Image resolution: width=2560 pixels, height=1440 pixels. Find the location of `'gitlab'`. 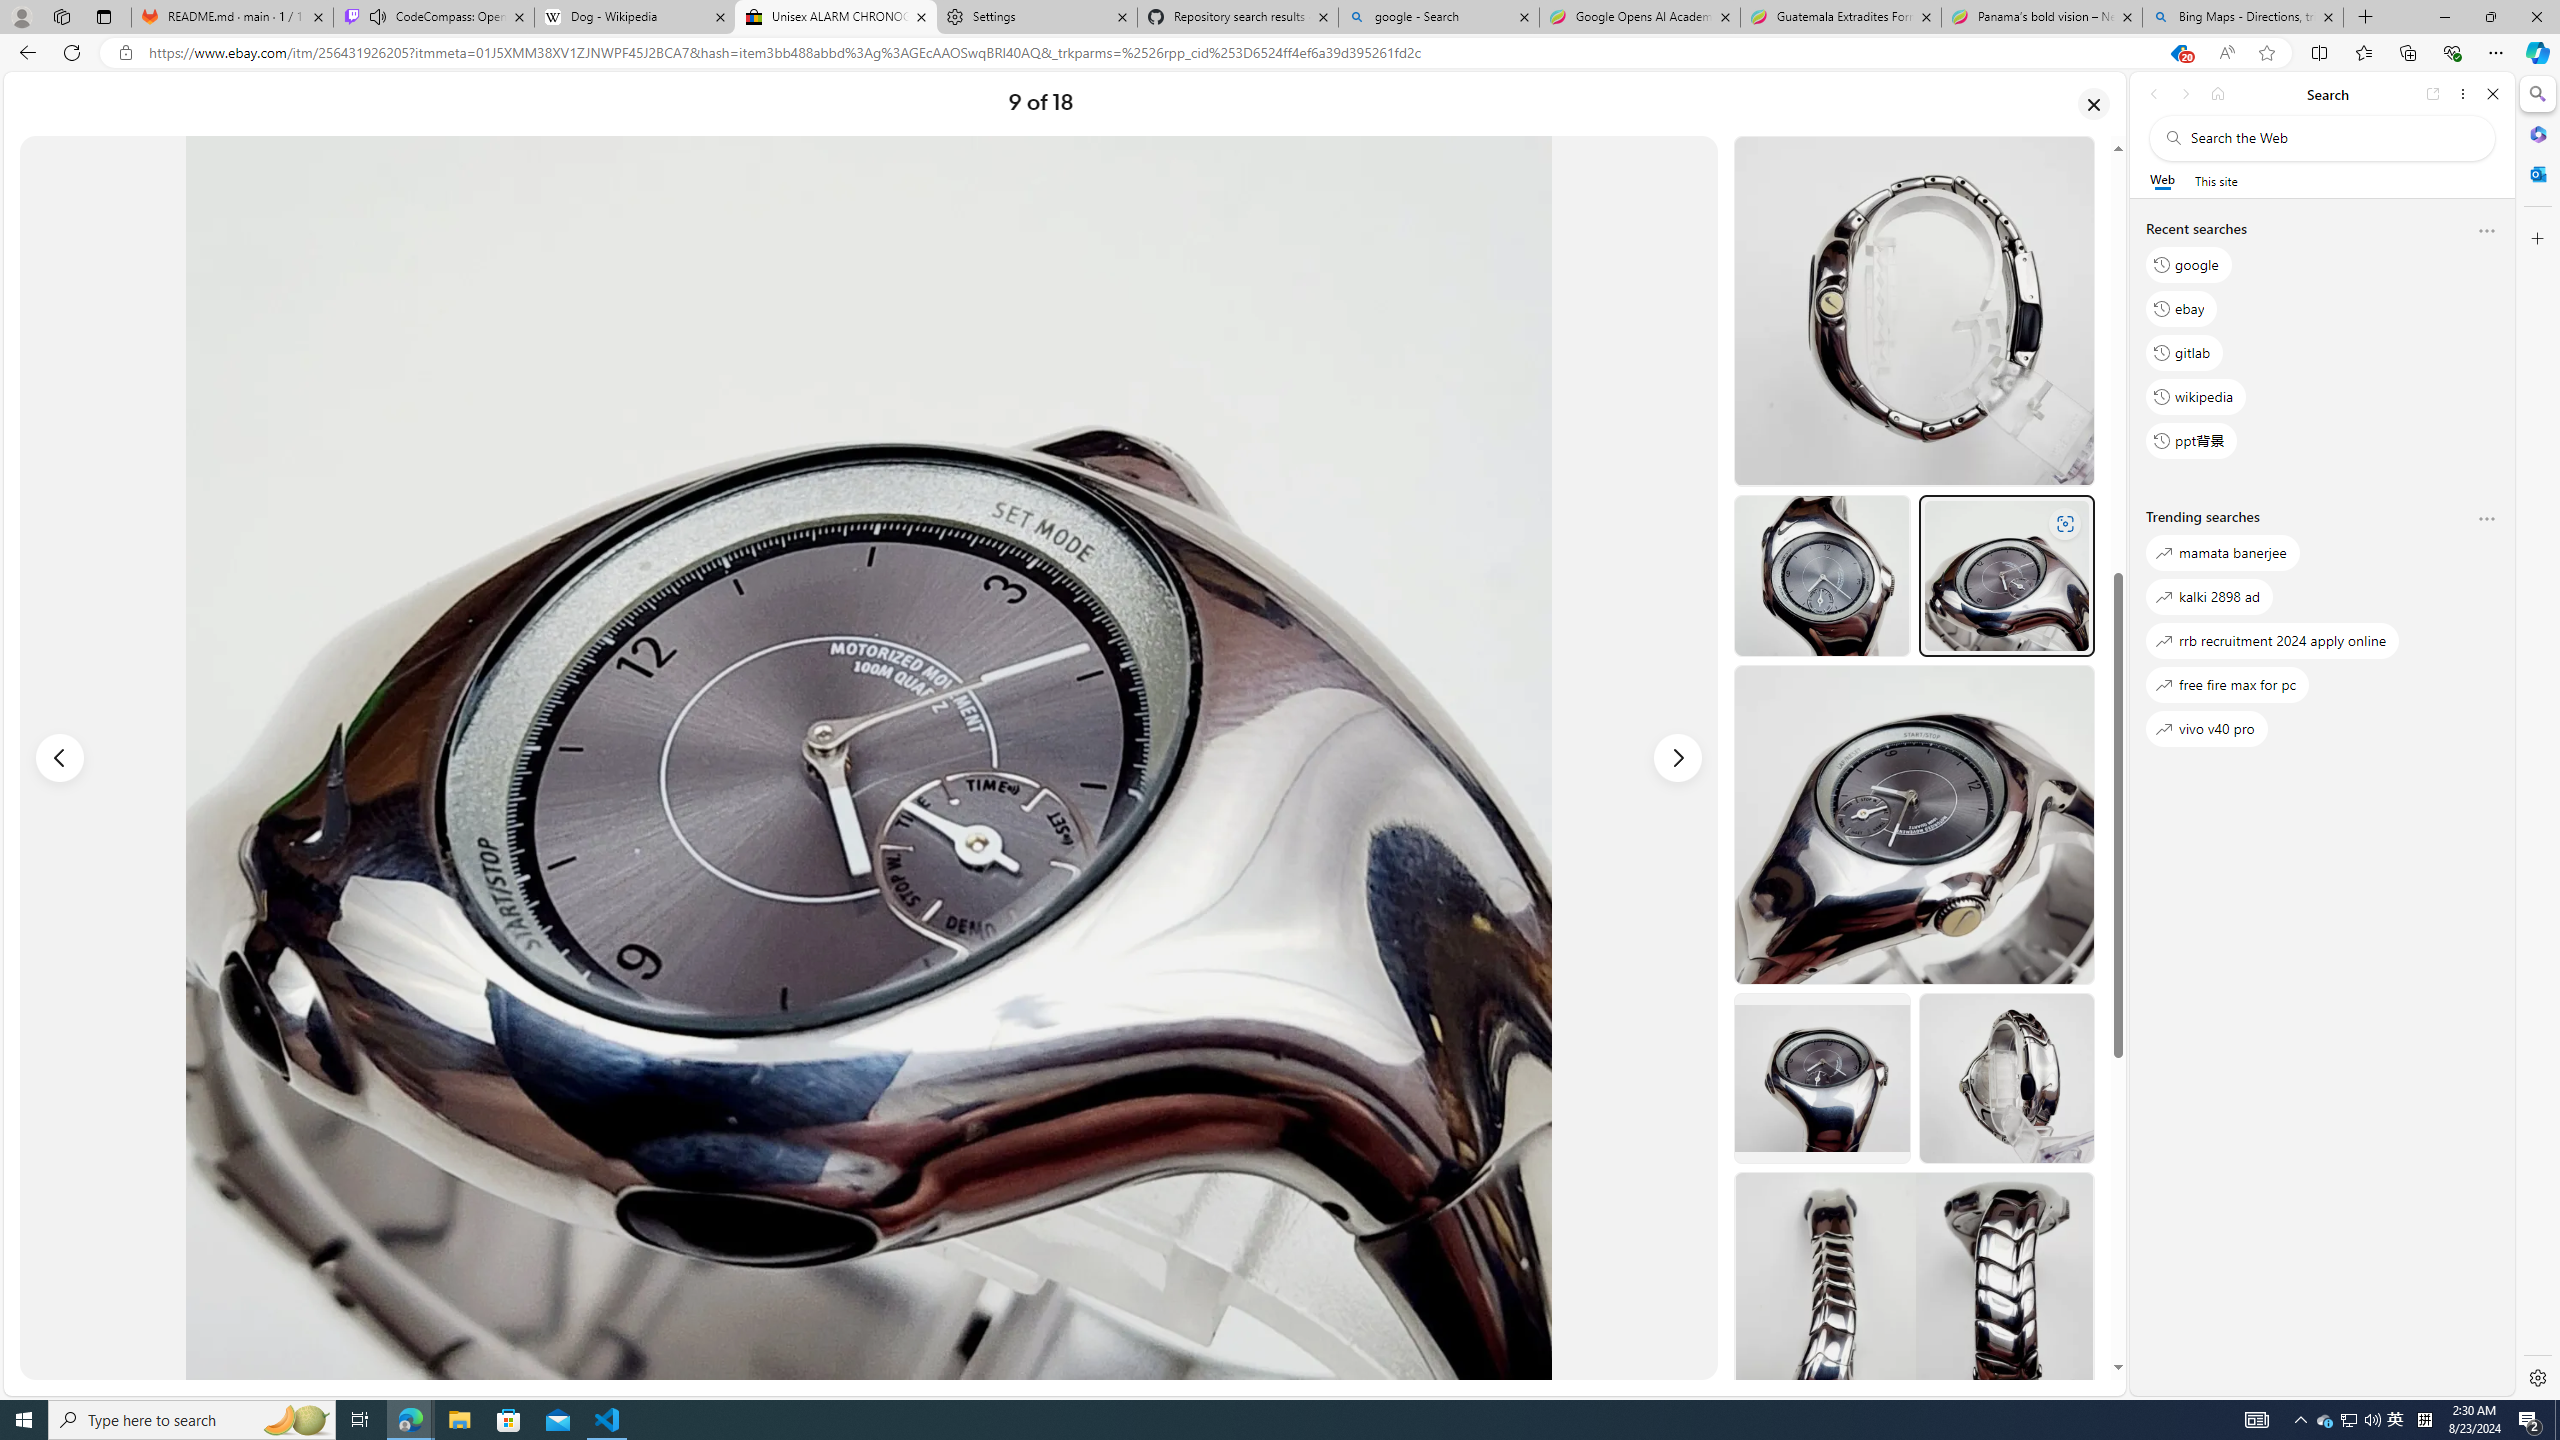

'gitlab' is located at coordinates (2184, 352).